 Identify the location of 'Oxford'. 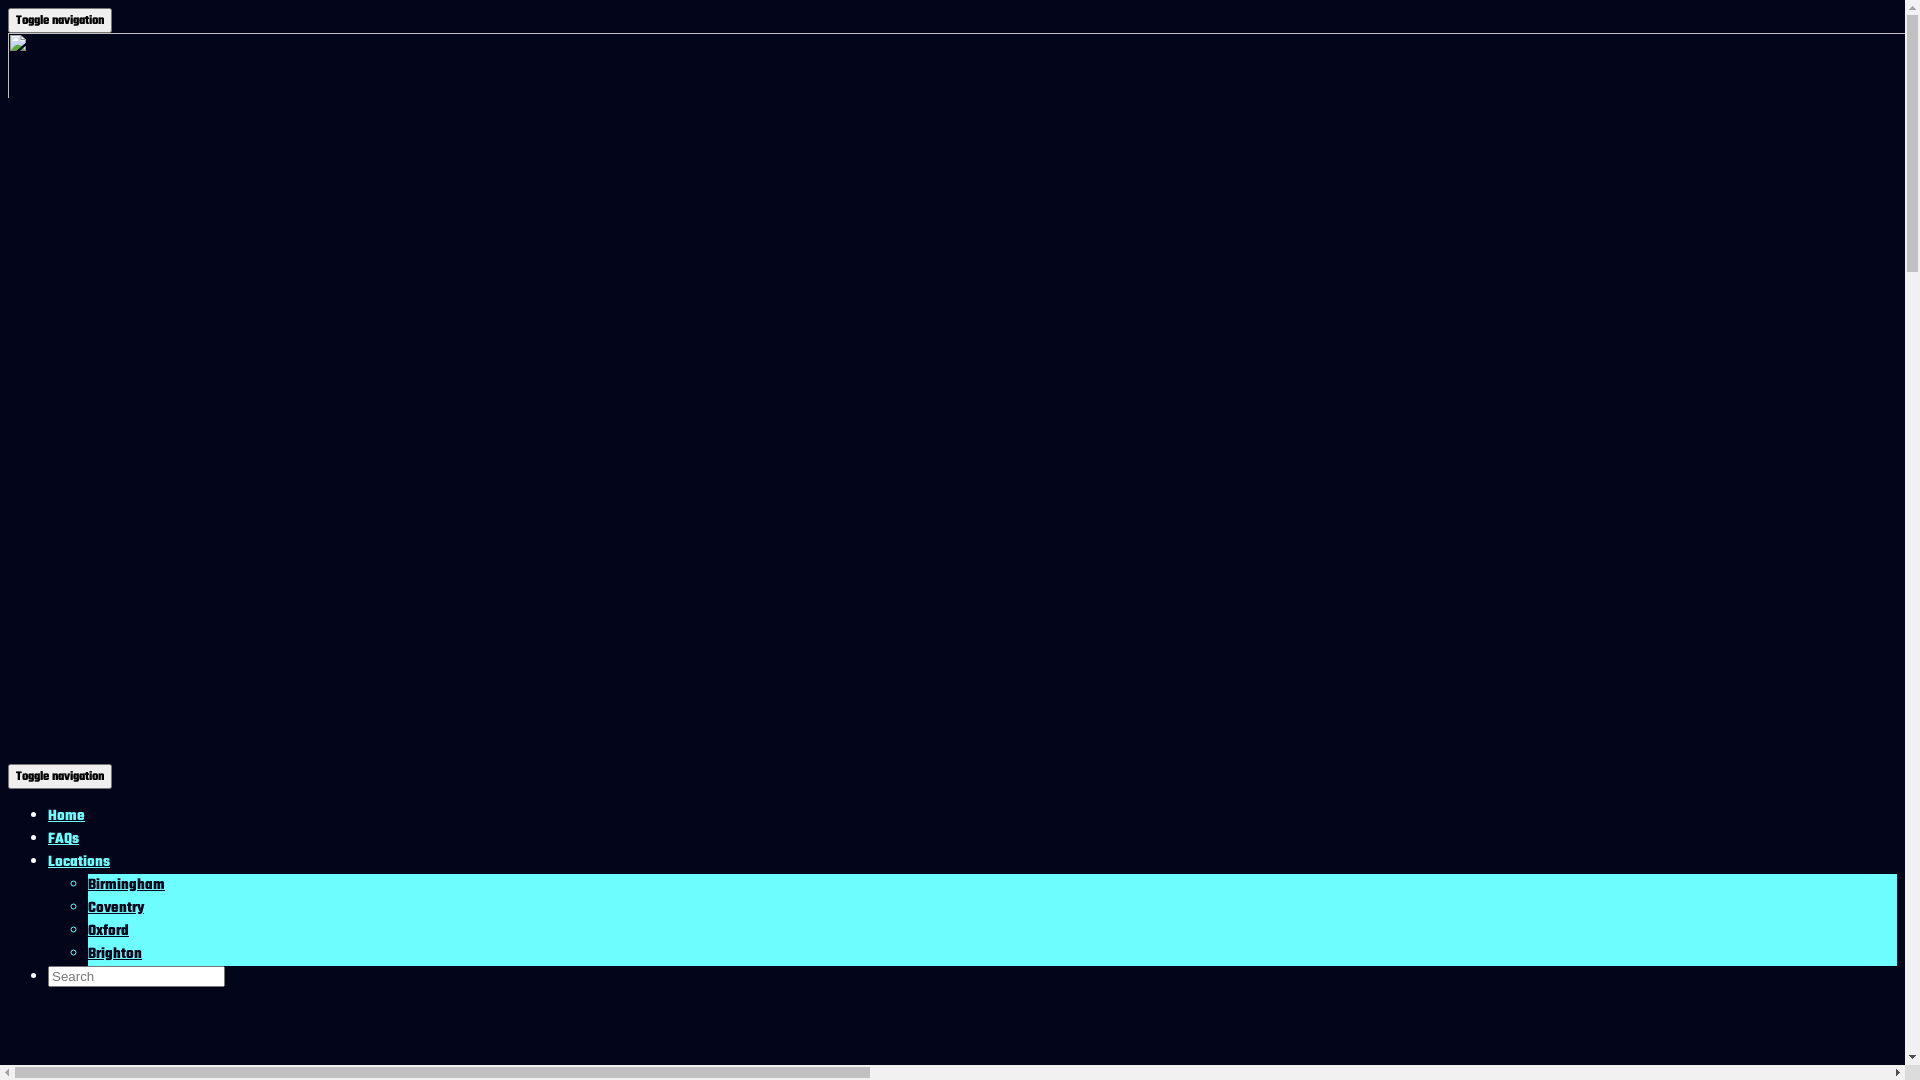
(107, 931).